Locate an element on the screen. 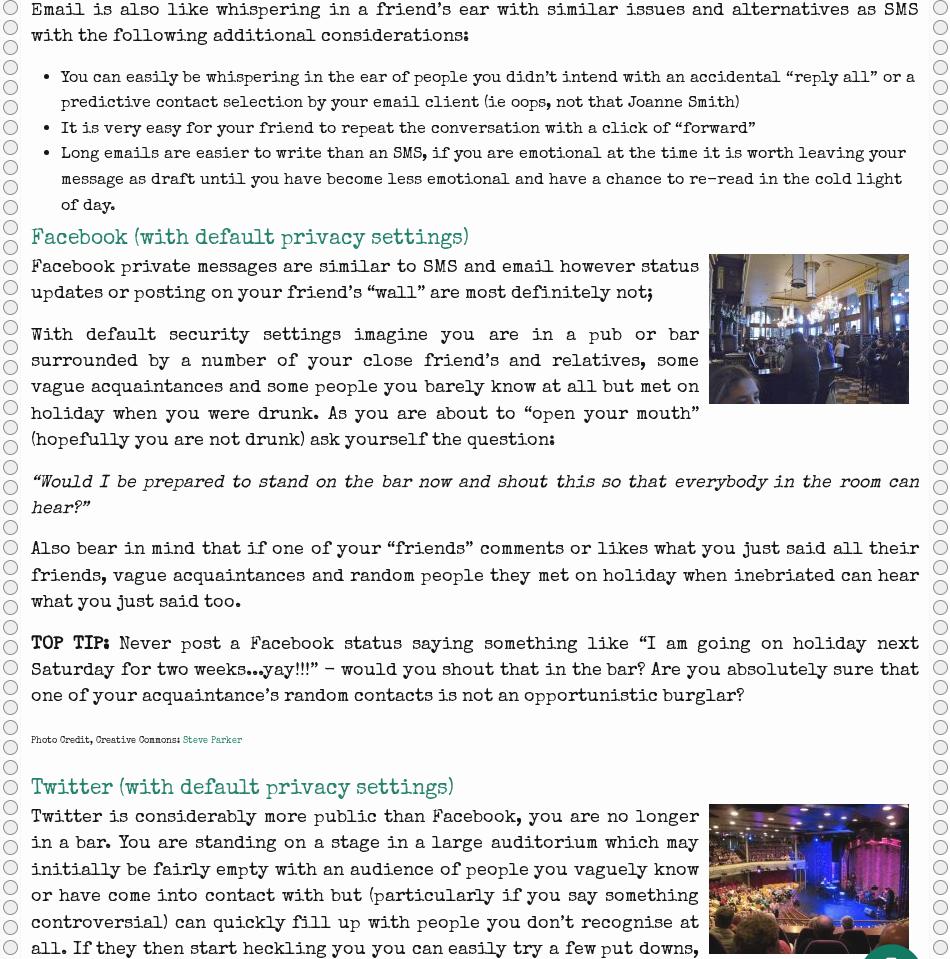 This screenshot has width=950, height=959. 'Also bear in mind that if one of your “friends” comments or likes what you just said all their friends, vague acquaintances and random people they met on holiday when inebriated can hear what you just said too.' is located at coordinates (30, 574).